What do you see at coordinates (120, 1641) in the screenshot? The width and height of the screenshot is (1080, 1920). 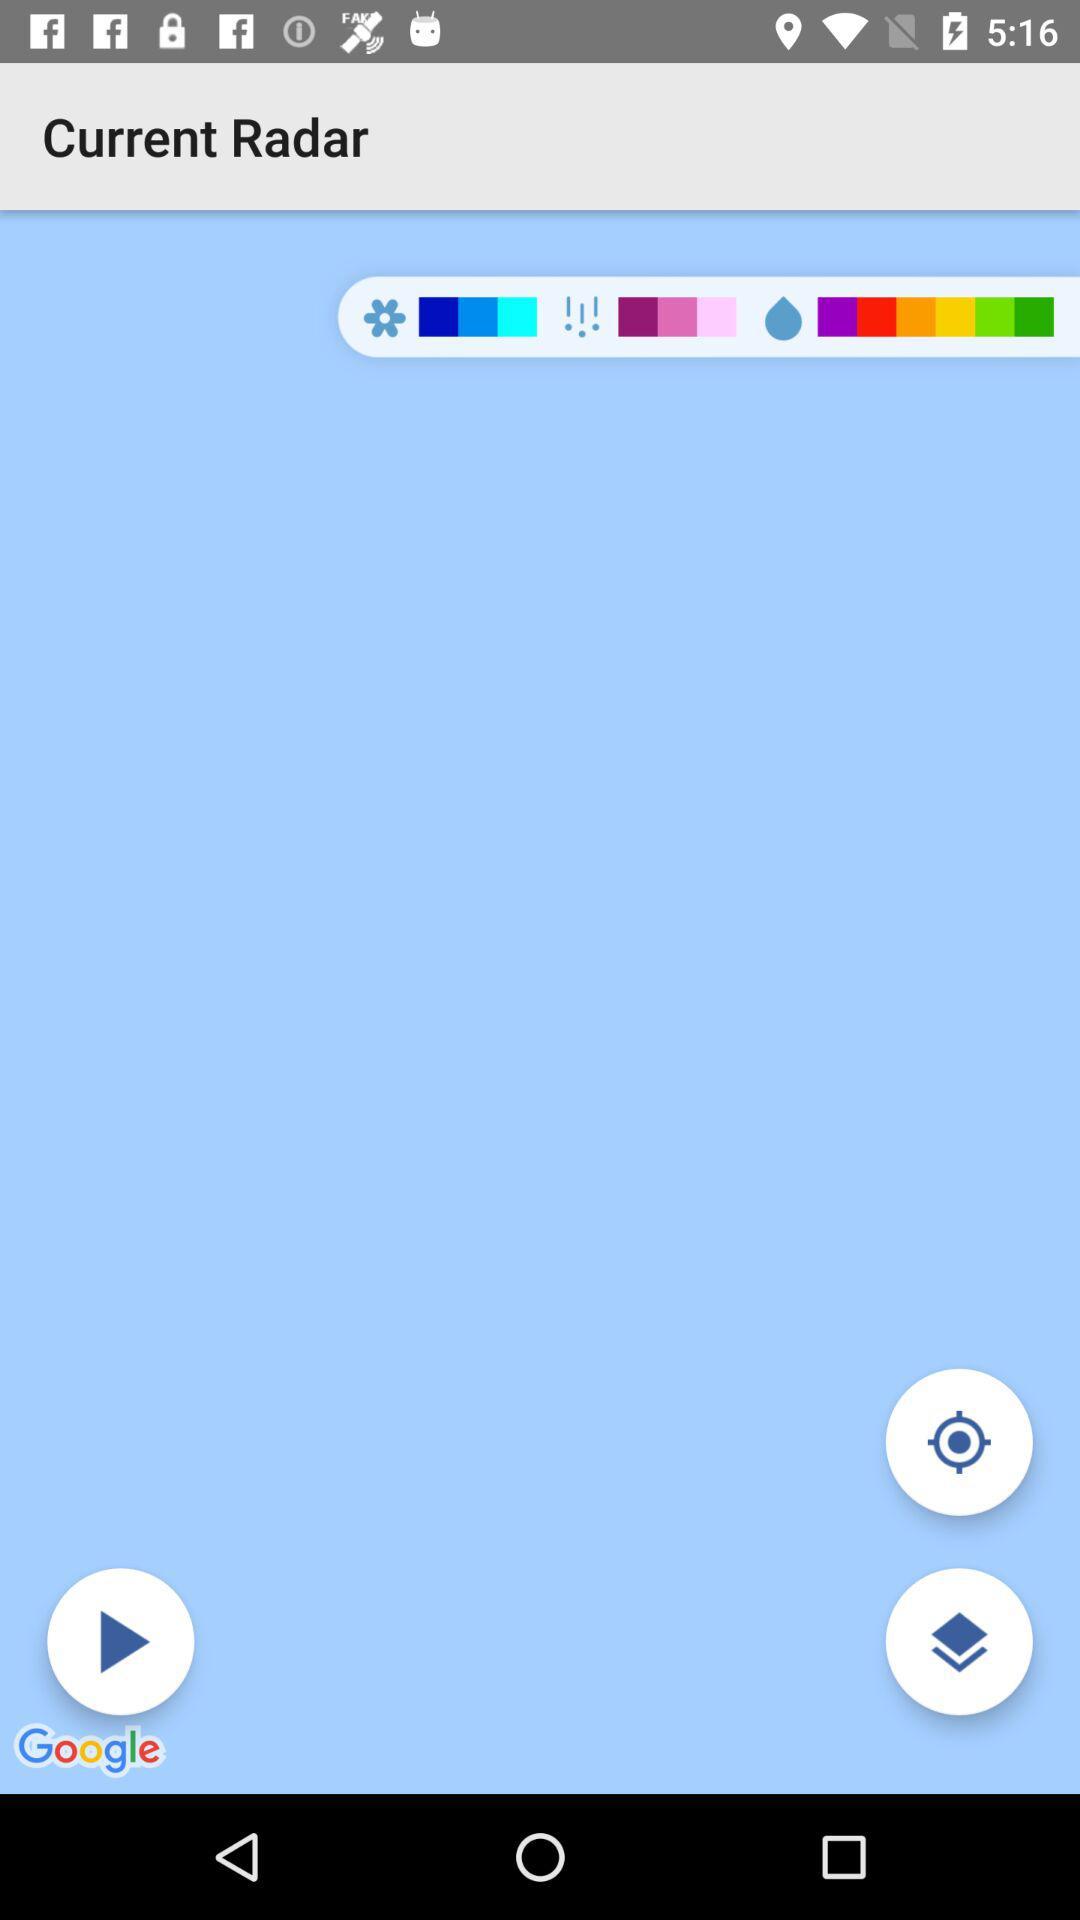 I see `the play icon` at bounding box center [120, 1641].